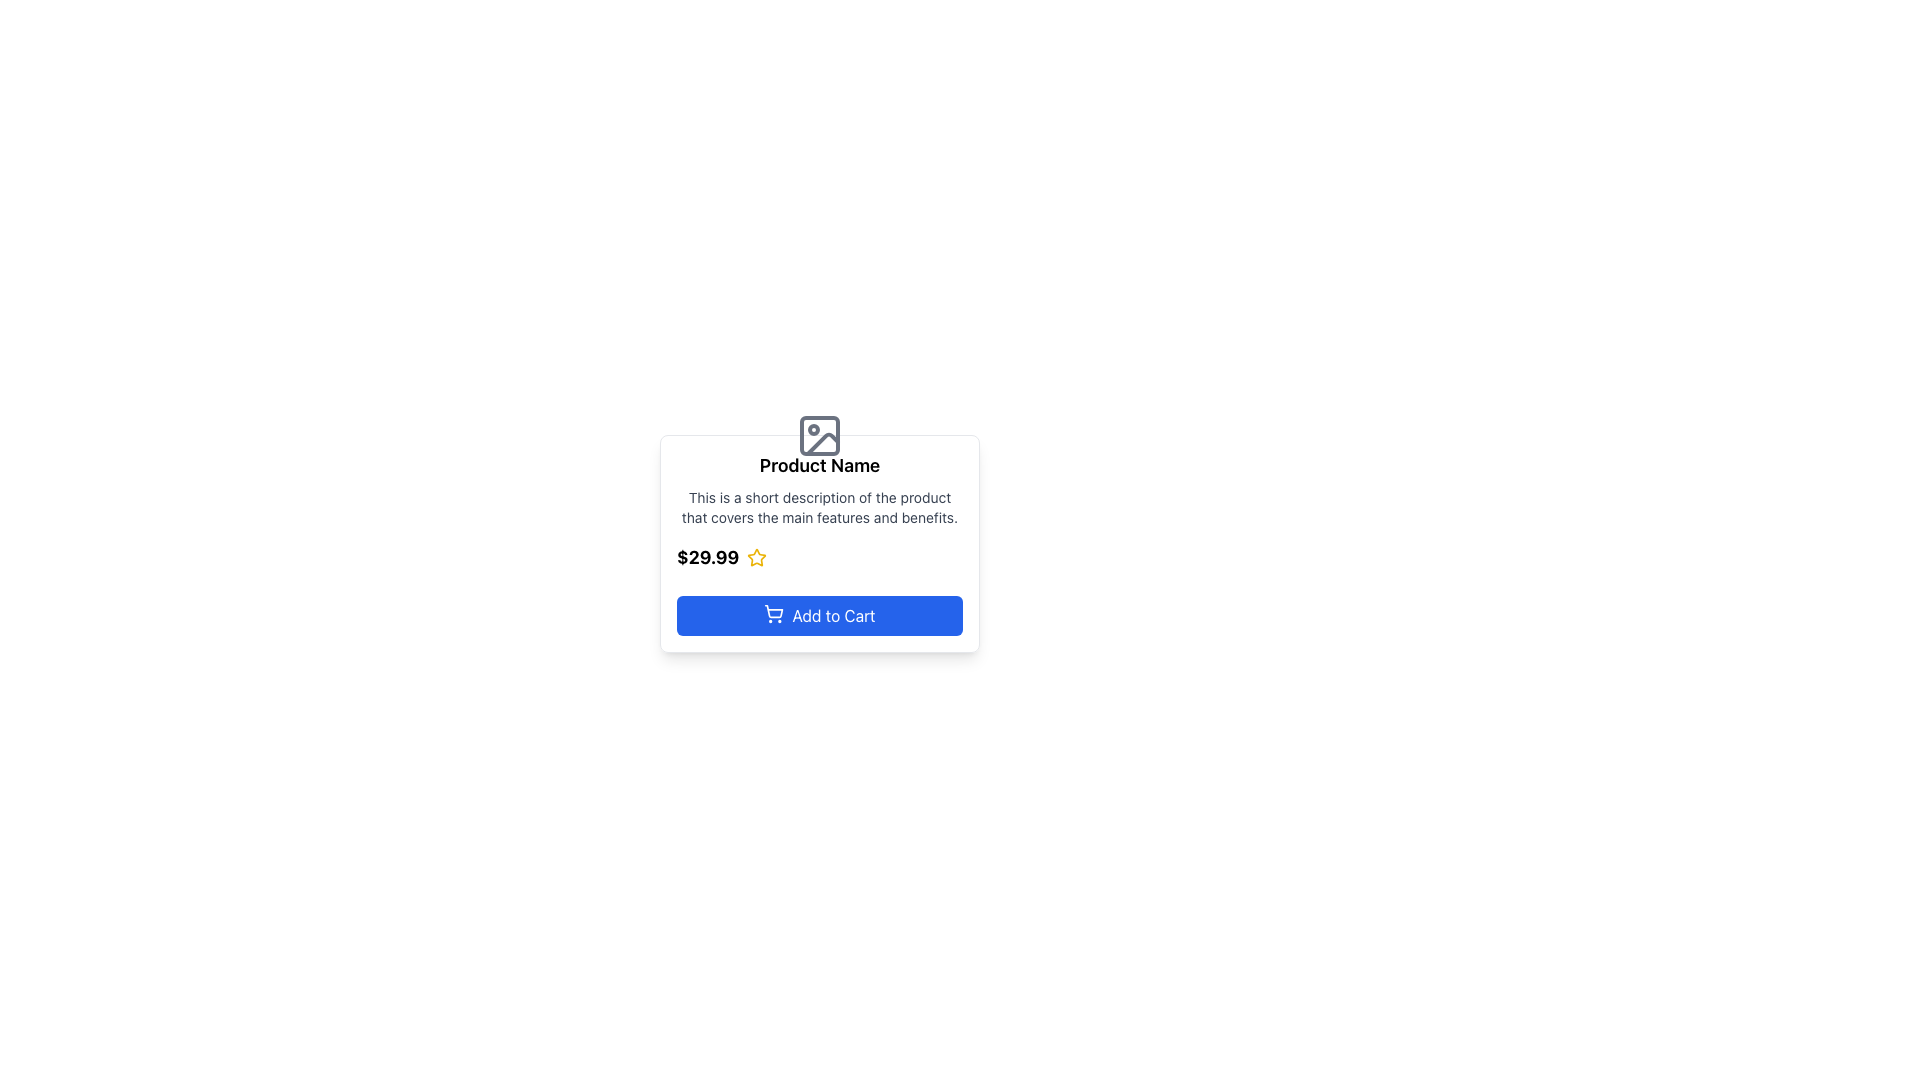  I want to click on the text block that provides a brief description of the product, which is positioned beneath the 'Product Name' and above the price information in the product card, so click(820, 507).